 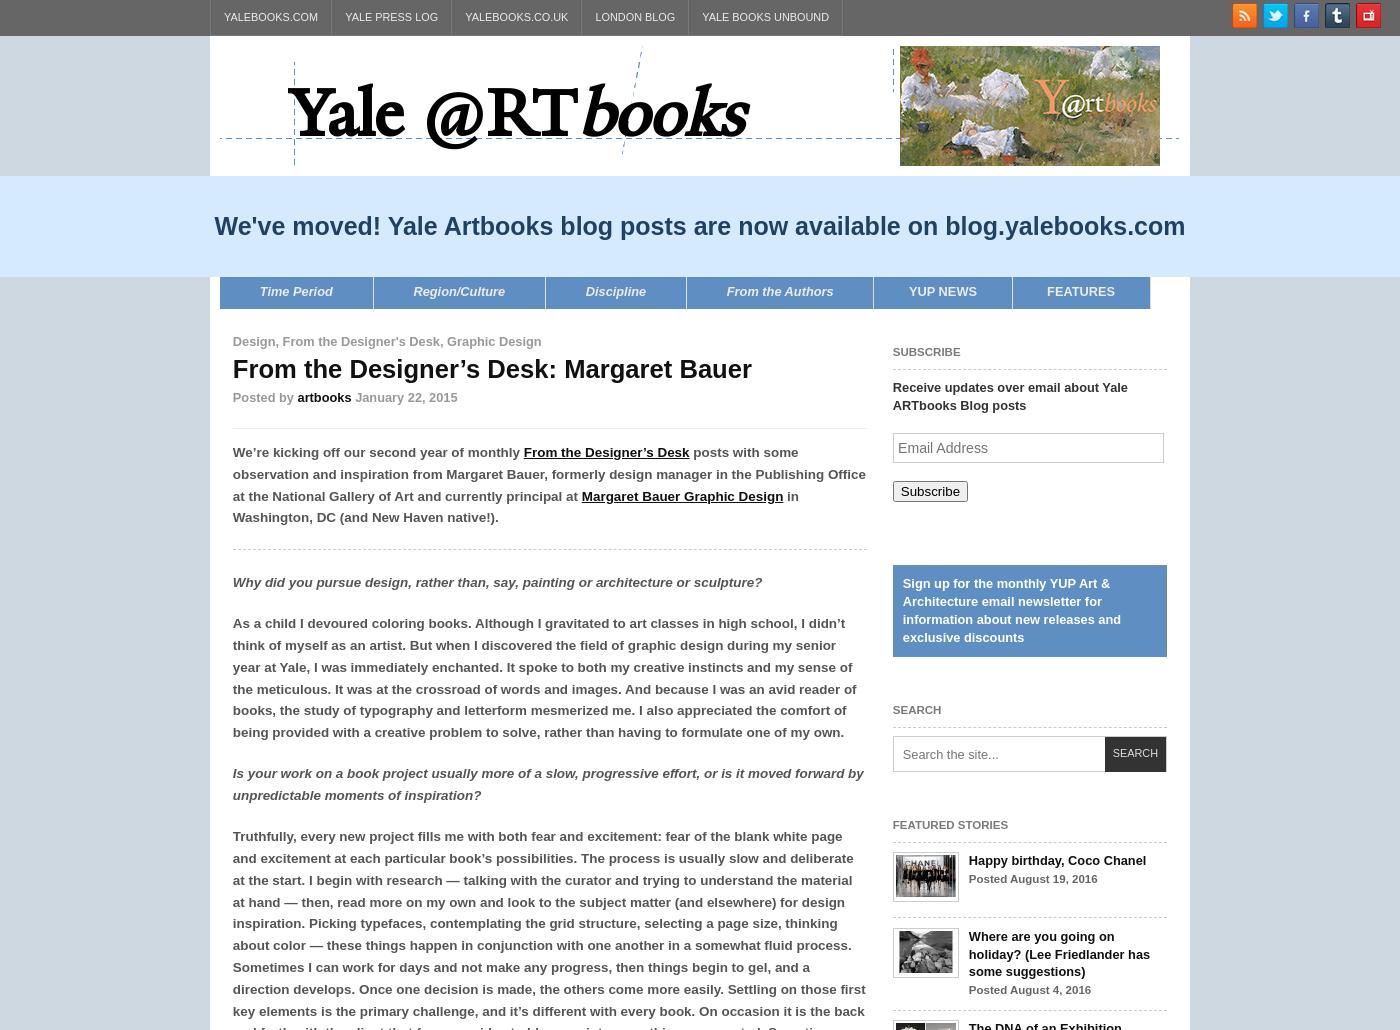 I want to click on 'We’re kicking off our second year of monthly', so click(x=377, y=450).